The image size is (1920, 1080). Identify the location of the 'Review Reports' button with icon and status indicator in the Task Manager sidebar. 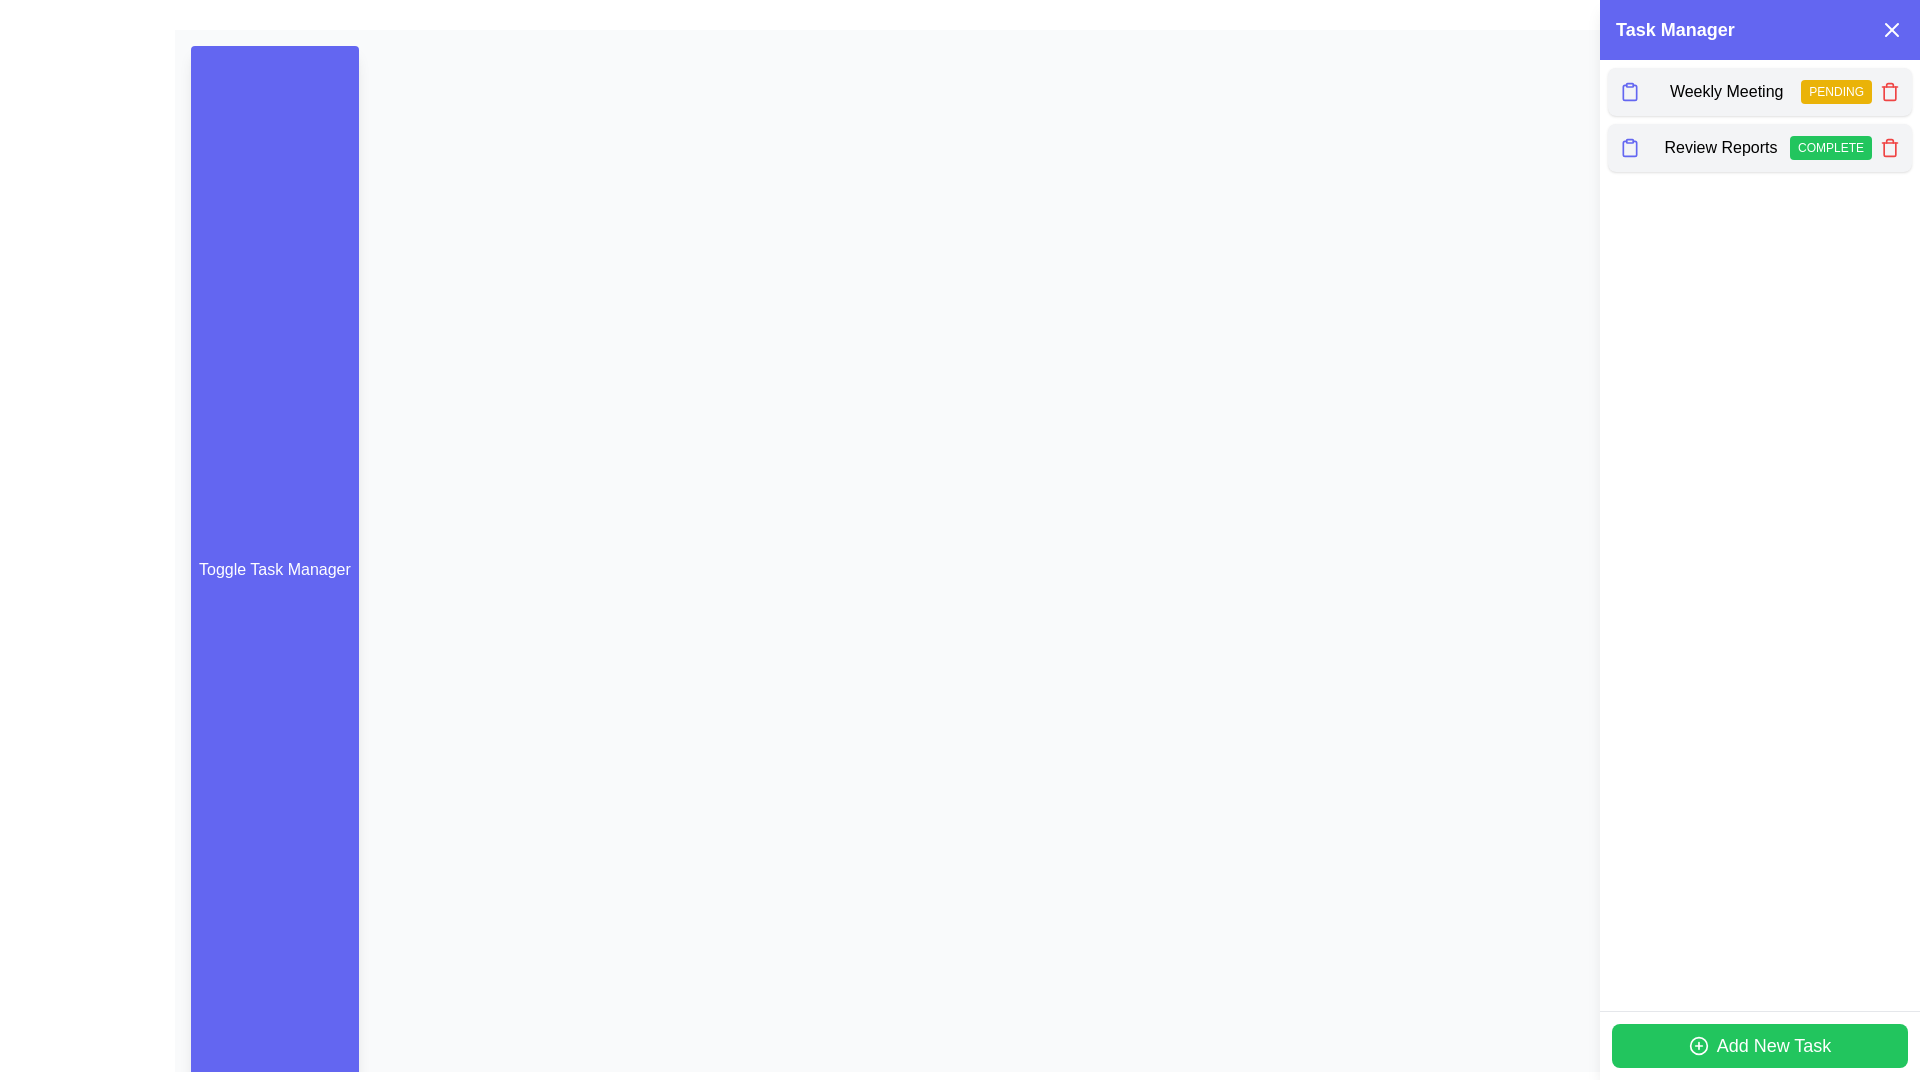
(1760, 146).